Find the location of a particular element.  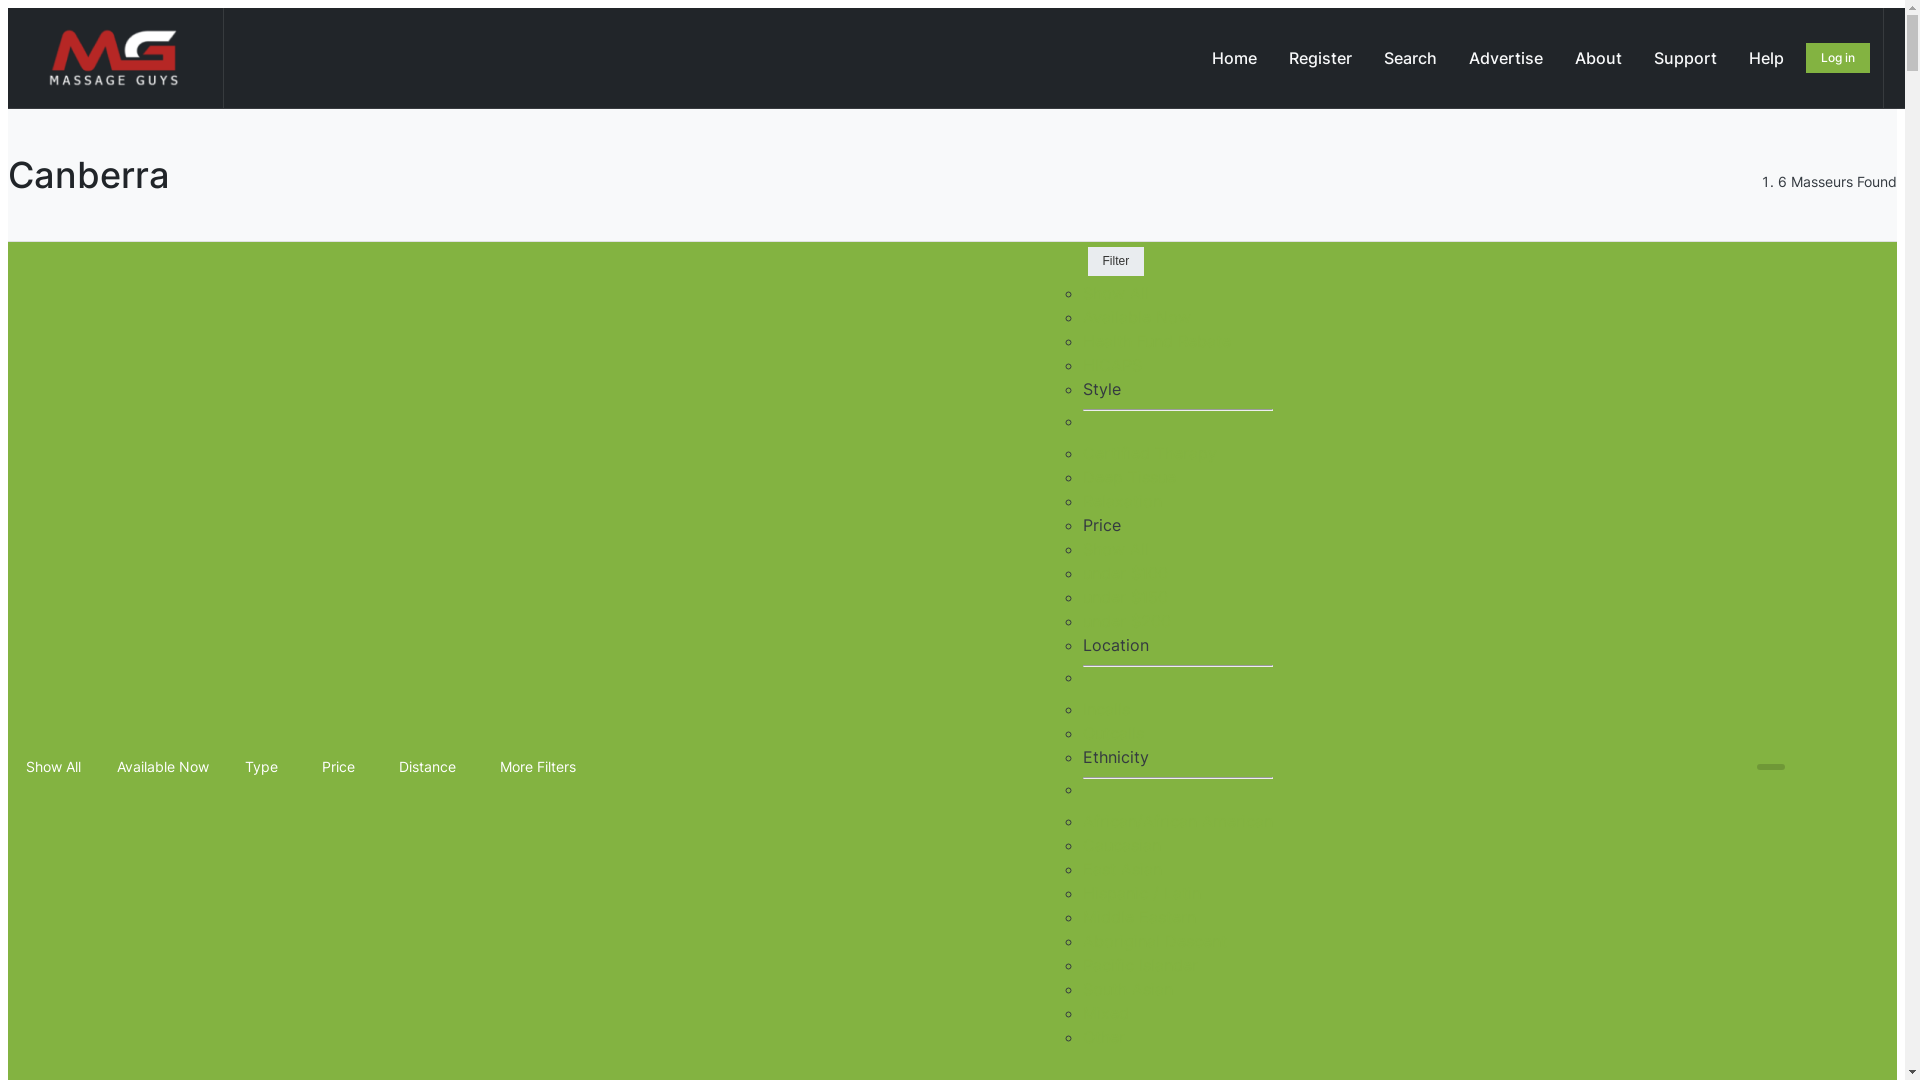

'Register' is located at coordinates (1320, 56).